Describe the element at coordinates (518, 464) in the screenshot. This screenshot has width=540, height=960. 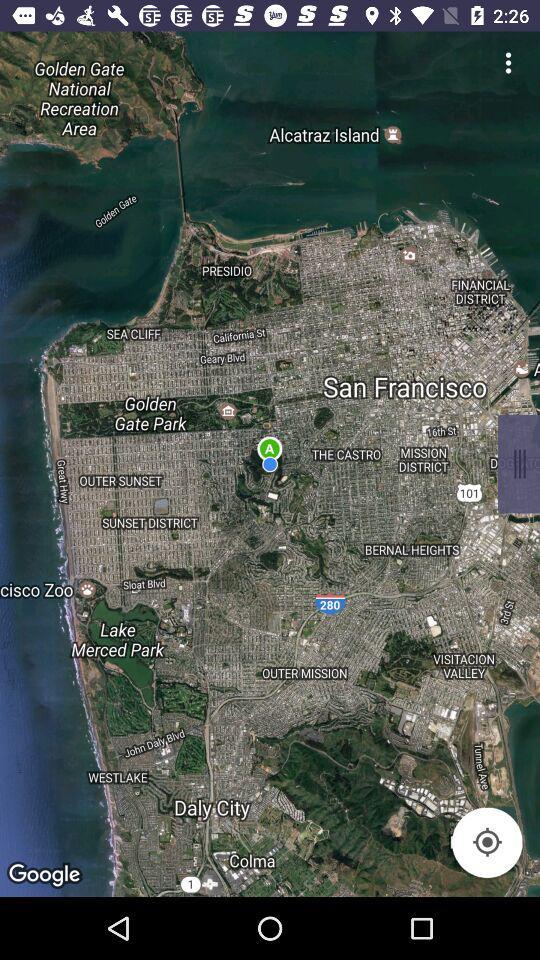
I see `item on the right` at that location.